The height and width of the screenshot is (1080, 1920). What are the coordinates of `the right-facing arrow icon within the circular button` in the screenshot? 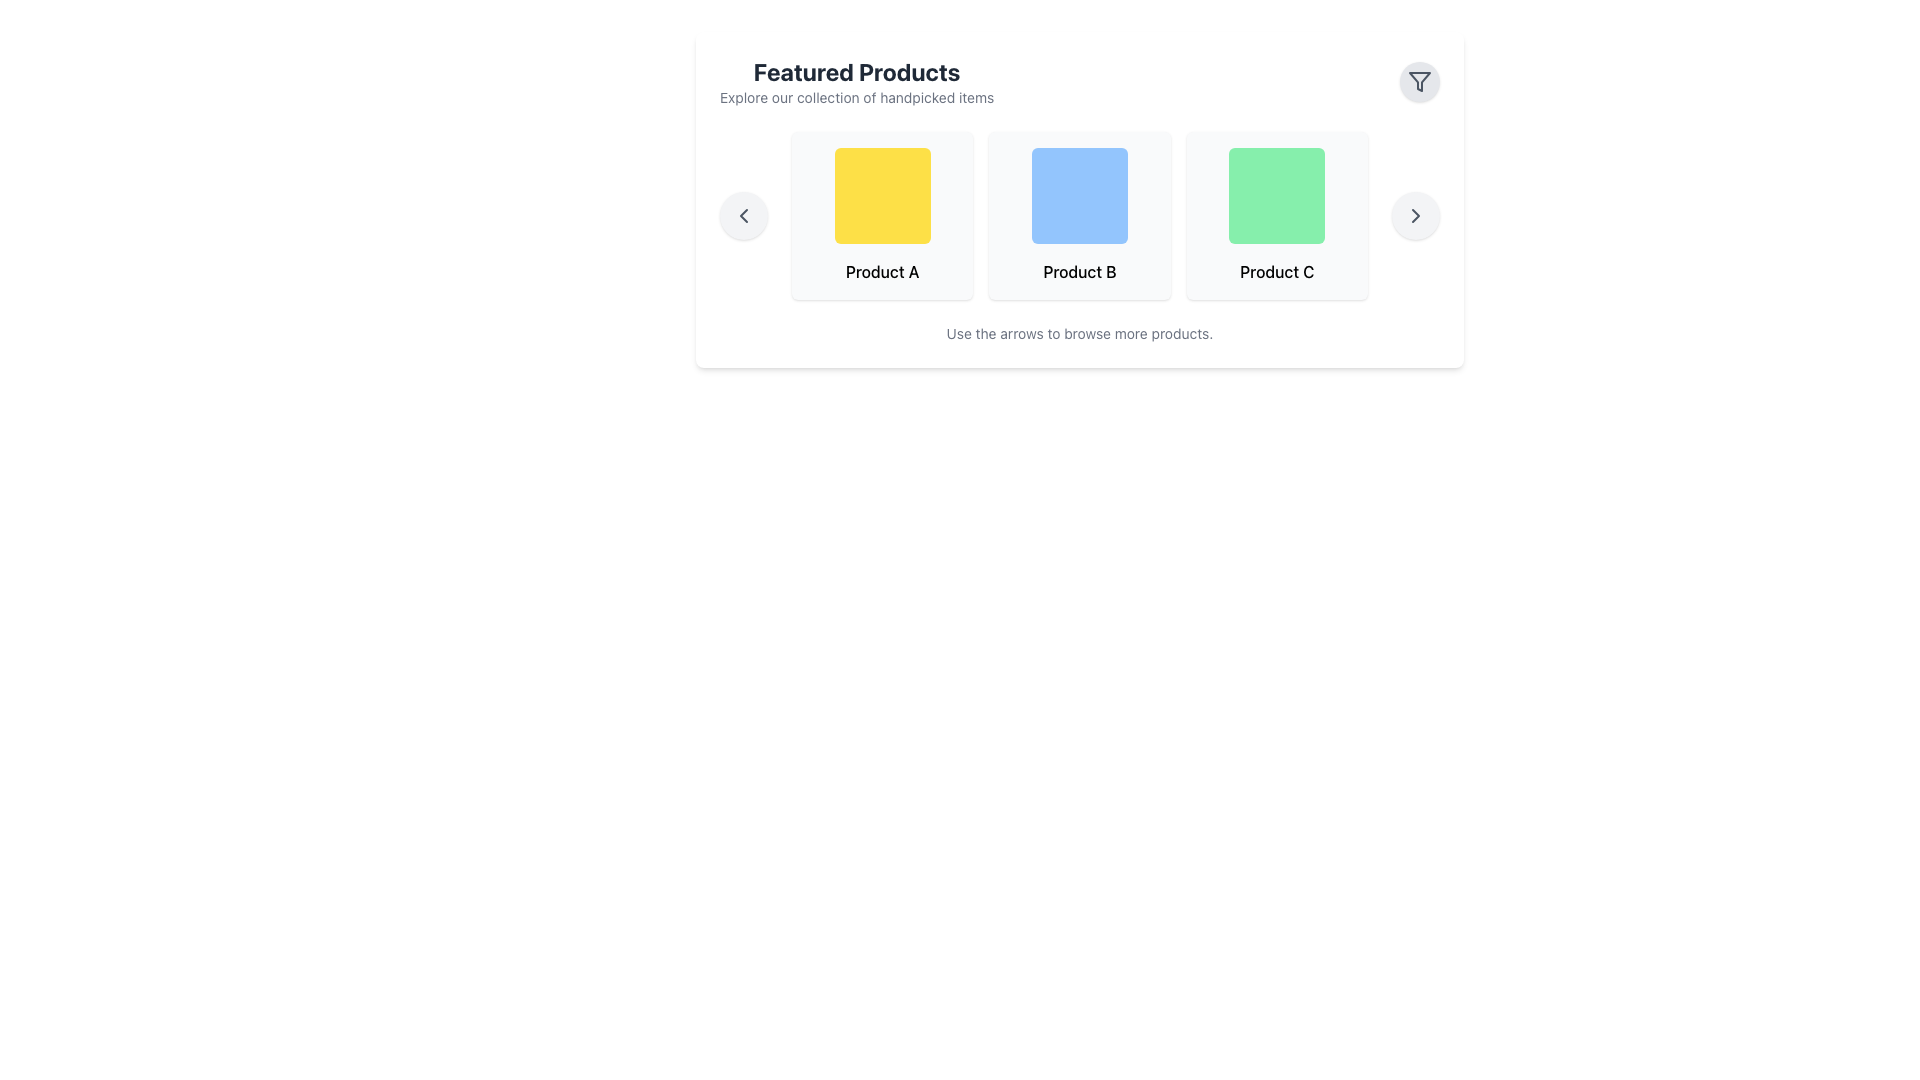 It's located at (1415, 216).